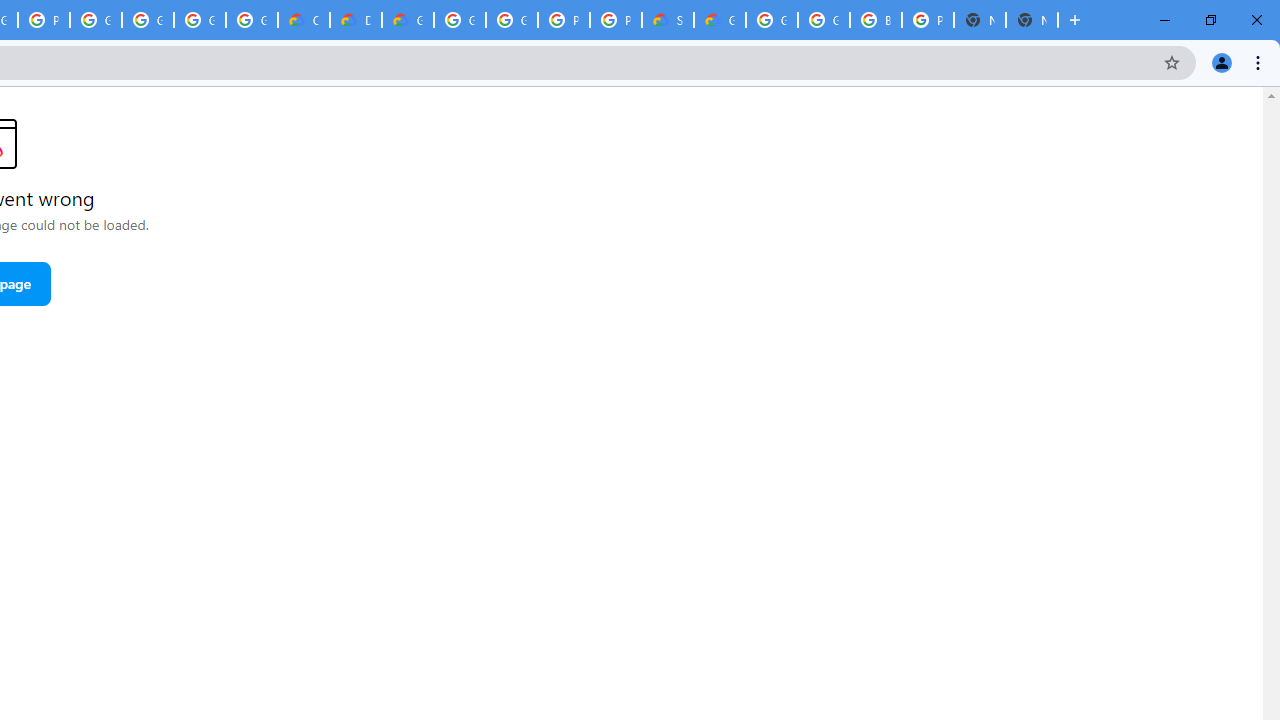  What do you see at coordinates (512, 20) in the screenshot?
I see `'Google Cloud Platform'` at bounding box center [512, 20].